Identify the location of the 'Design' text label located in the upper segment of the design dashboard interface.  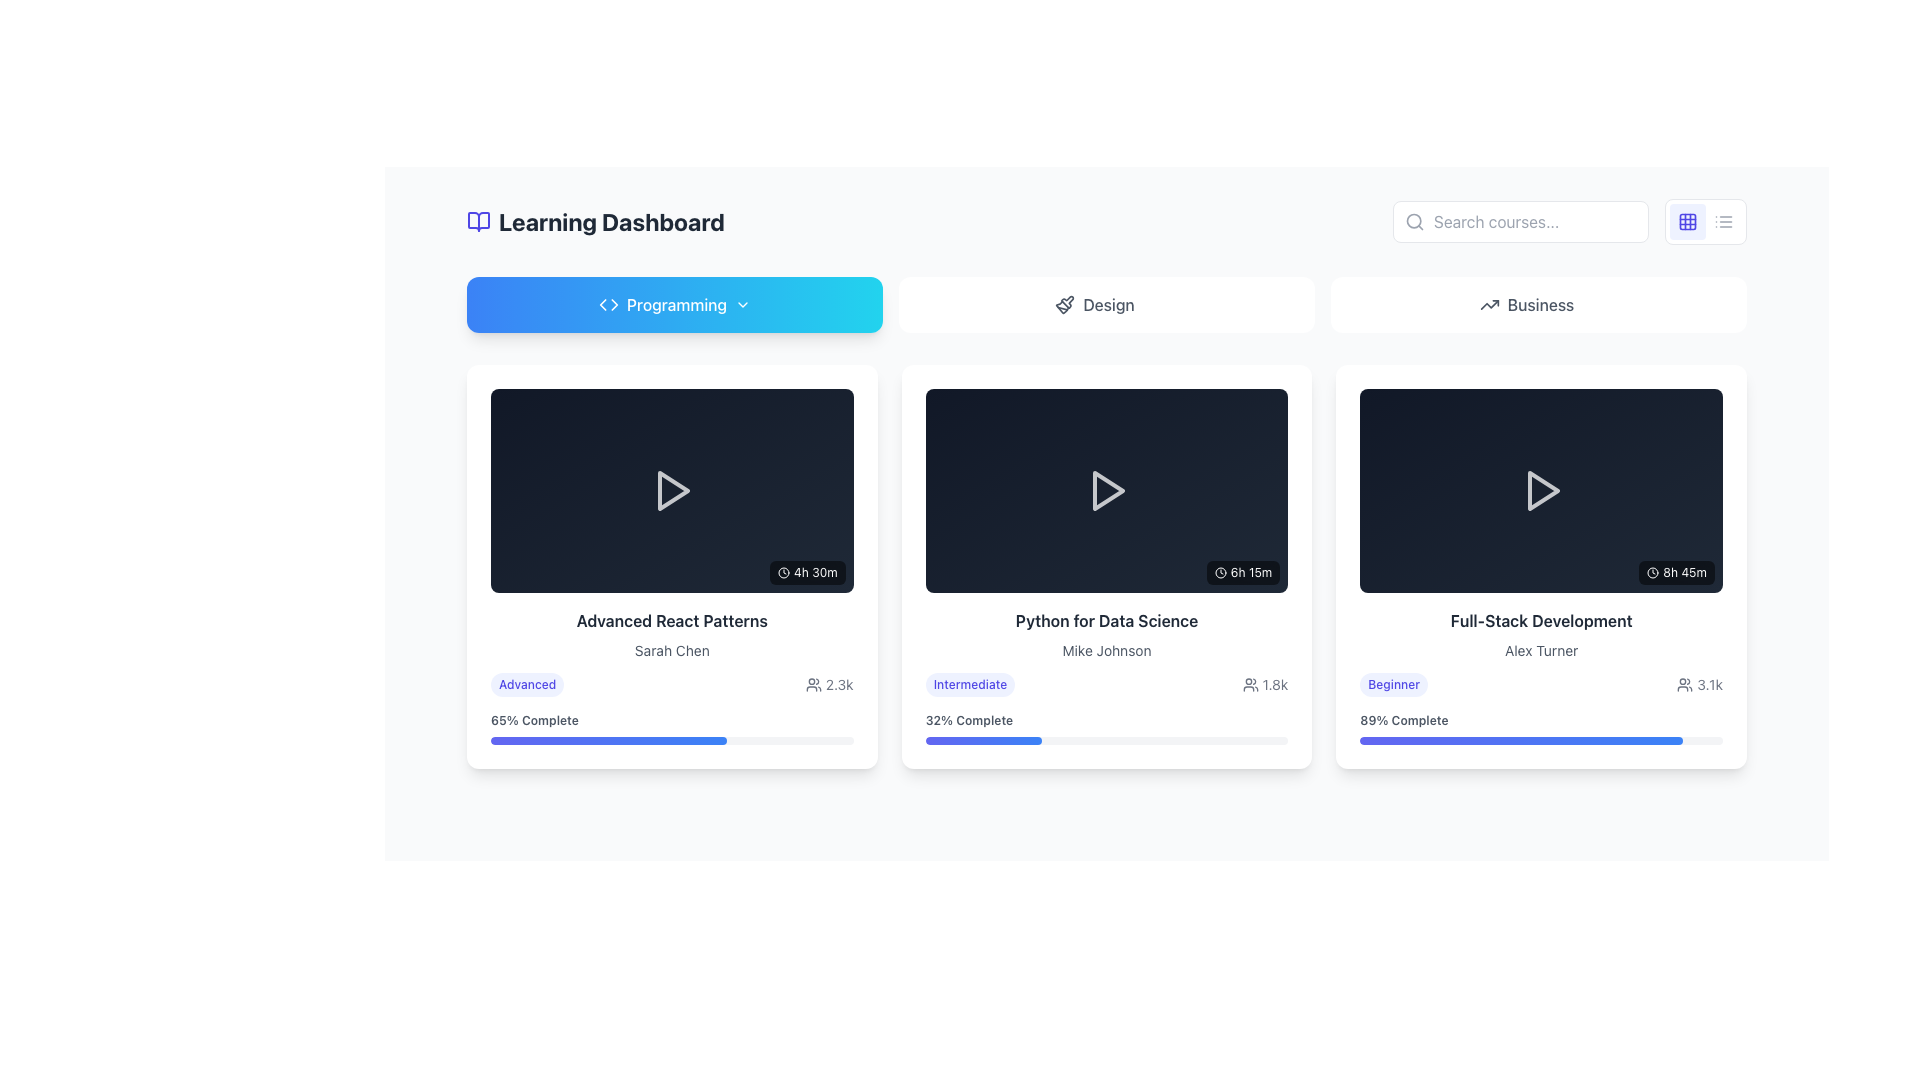
(1107, 304).